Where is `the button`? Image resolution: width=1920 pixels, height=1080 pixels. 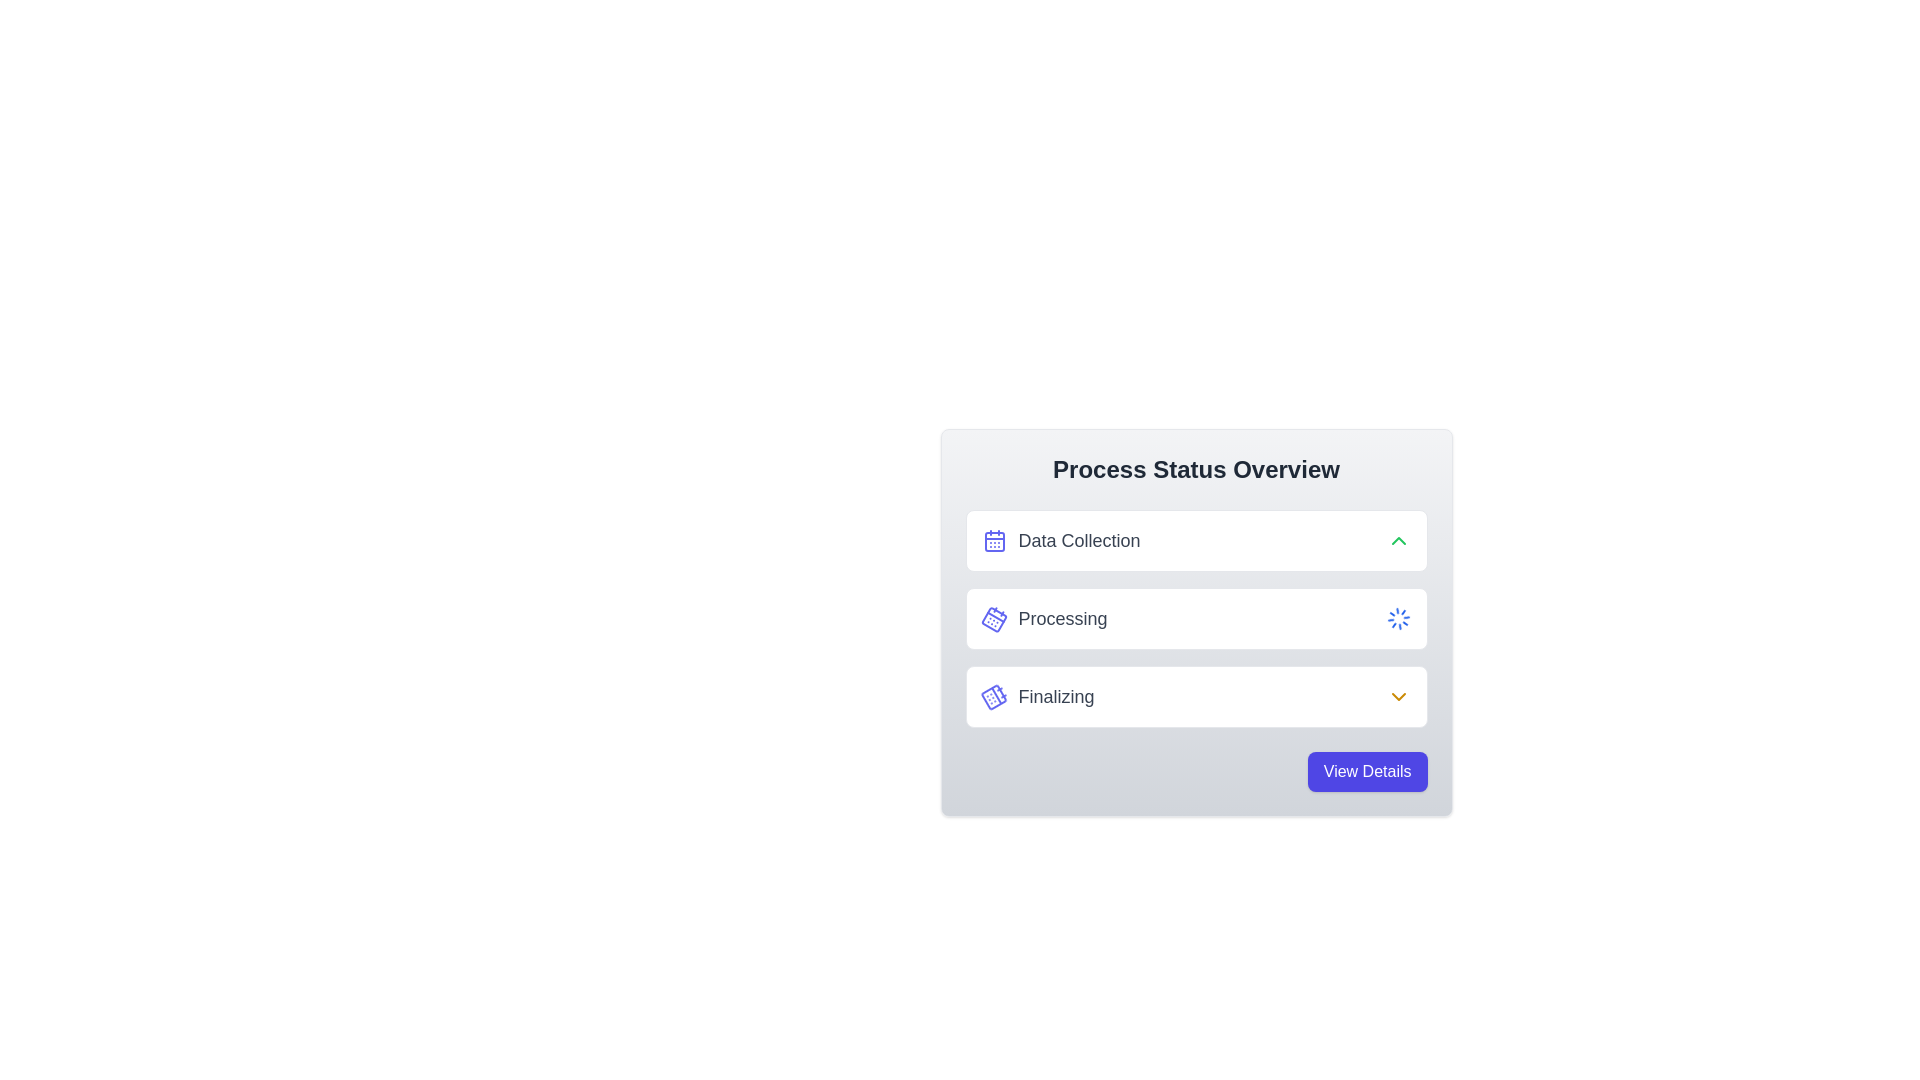 the button is located at coordinates (1366, 770).